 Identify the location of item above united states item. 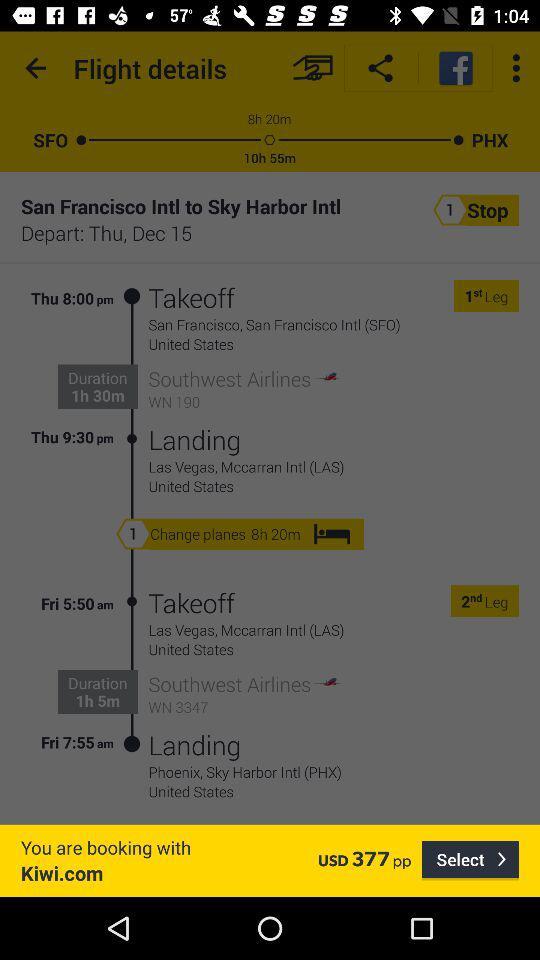
(333, 771).